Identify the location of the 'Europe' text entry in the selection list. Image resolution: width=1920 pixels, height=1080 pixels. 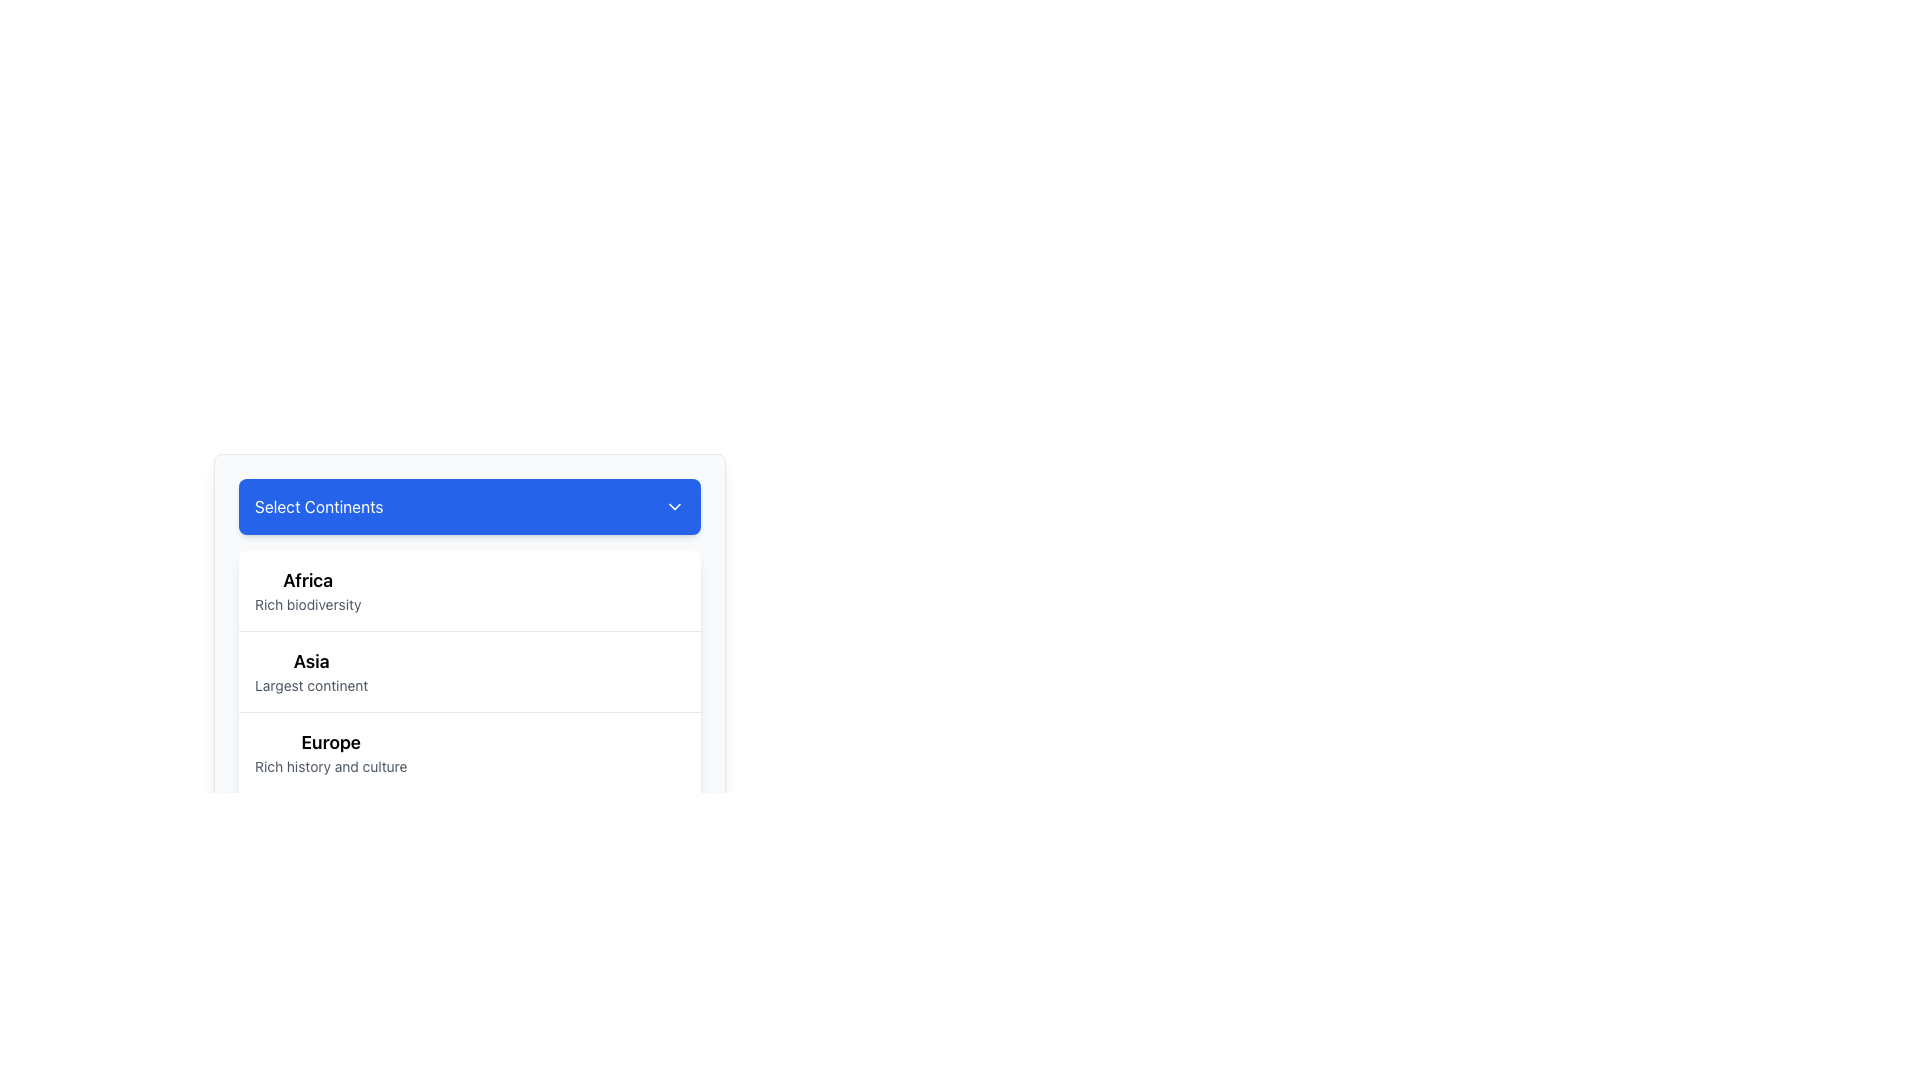
(331, 752).